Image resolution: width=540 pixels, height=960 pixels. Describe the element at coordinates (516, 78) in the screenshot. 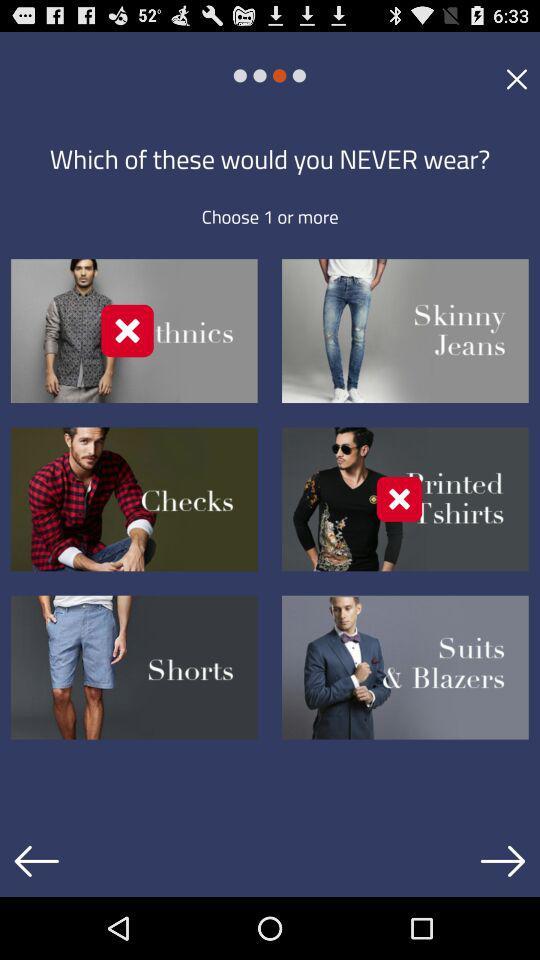

I see `exits the page` at that location.